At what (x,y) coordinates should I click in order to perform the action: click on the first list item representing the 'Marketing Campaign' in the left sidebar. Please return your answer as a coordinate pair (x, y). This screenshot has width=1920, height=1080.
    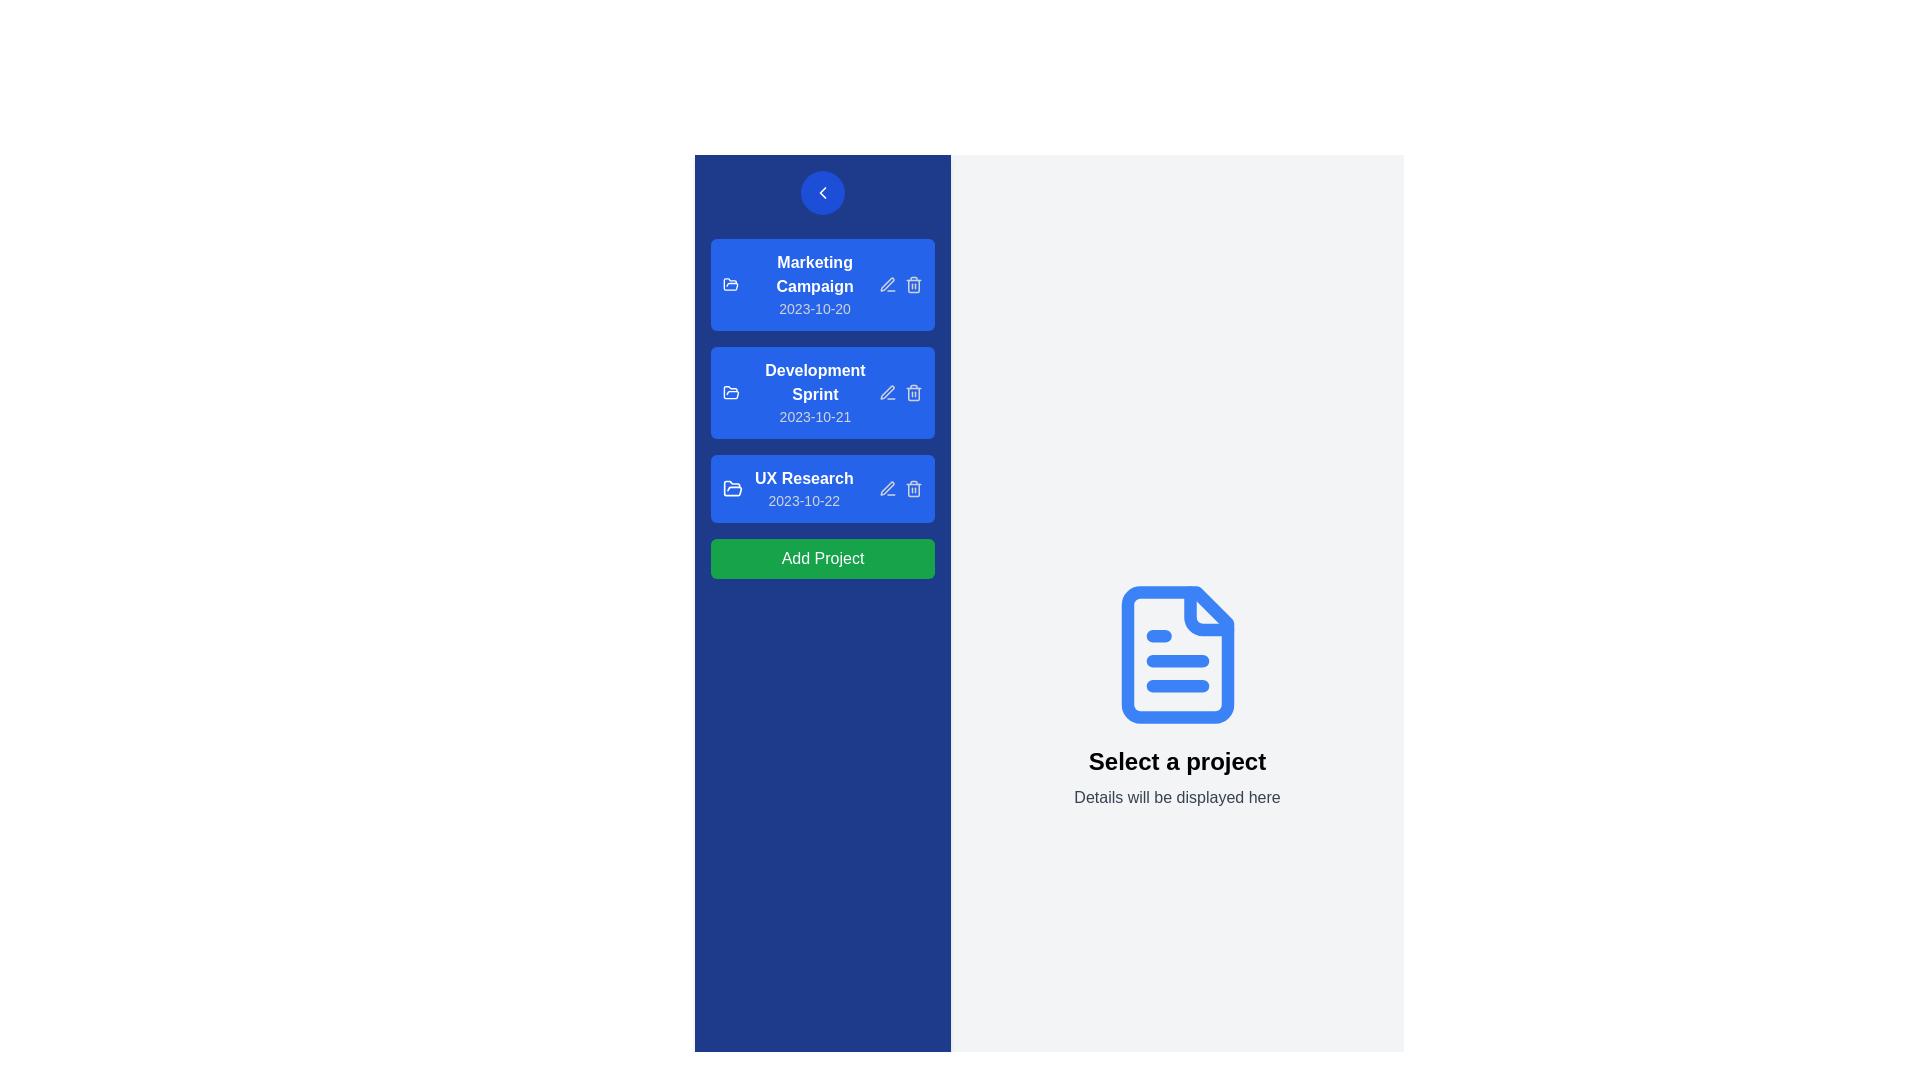
    Looking at the image, I should click on (822, 285).